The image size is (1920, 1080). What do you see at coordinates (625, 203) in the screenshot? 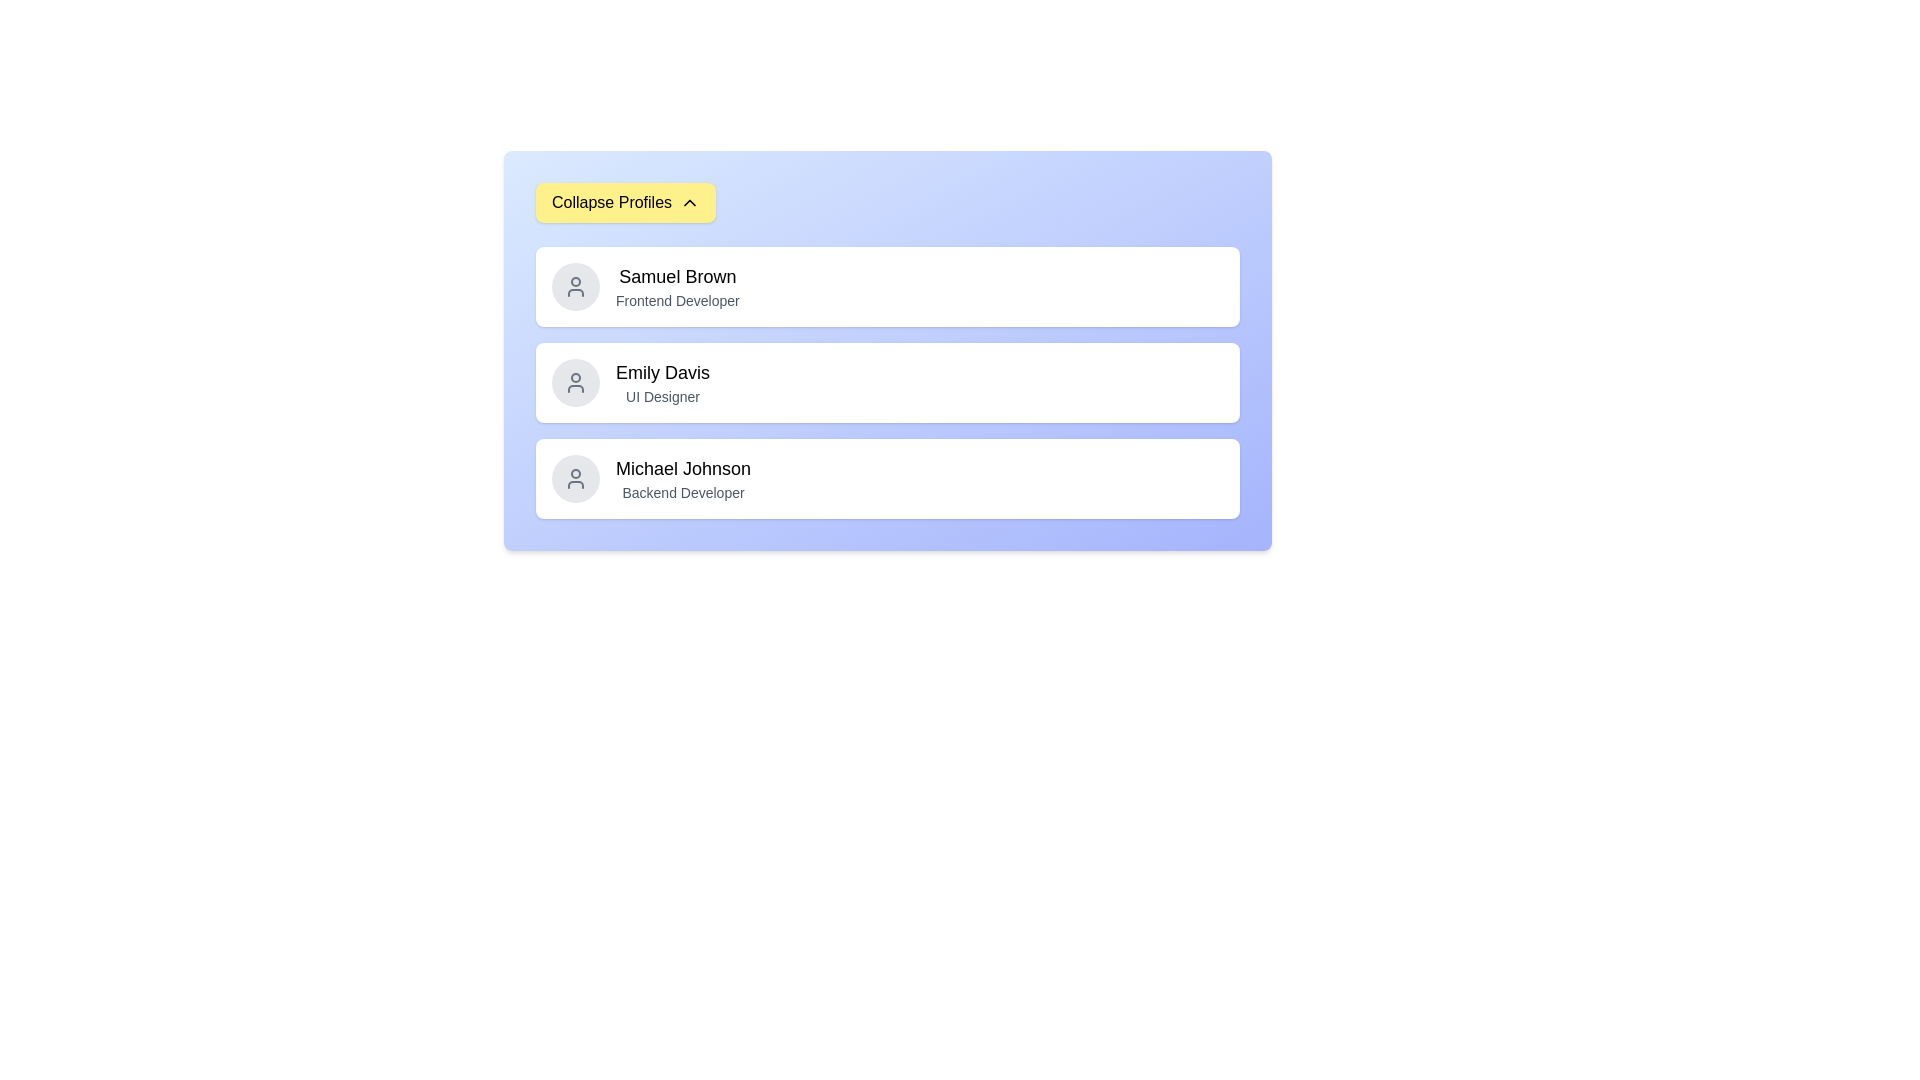
I see `the button at the top of the profile list` at bounding box center [625, 203].